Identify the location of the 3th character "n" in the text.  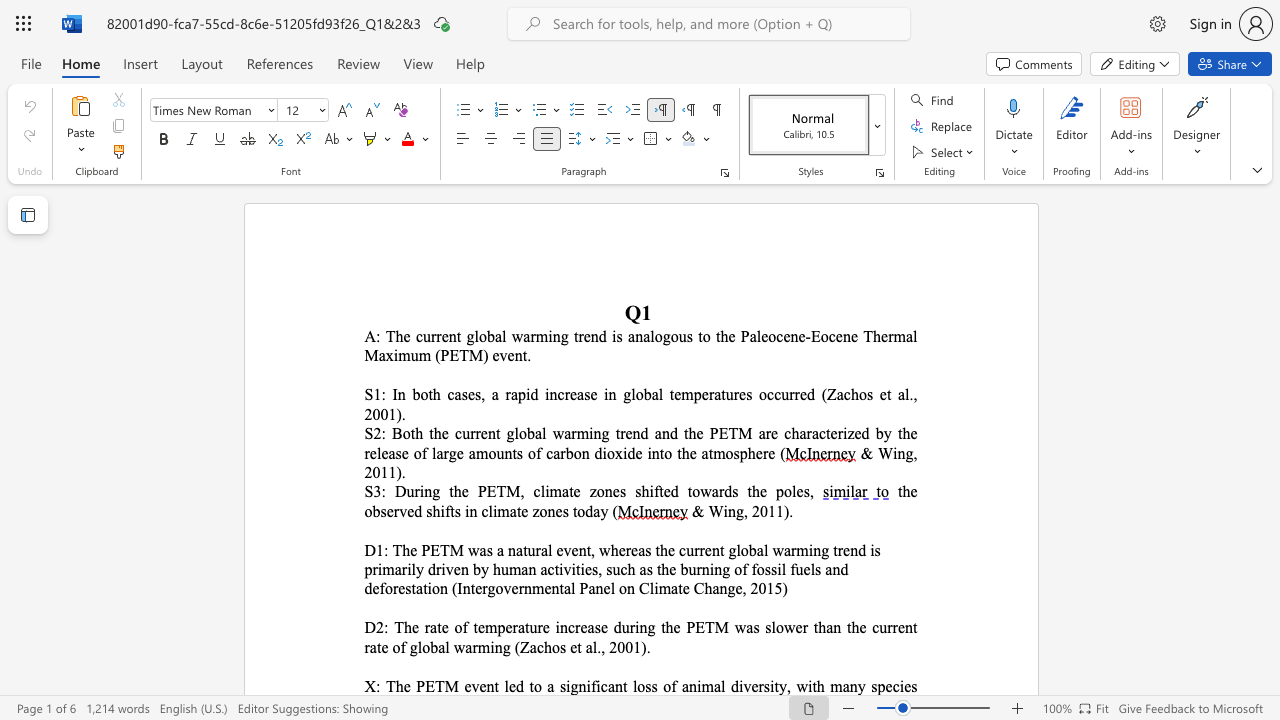
(611, 394).